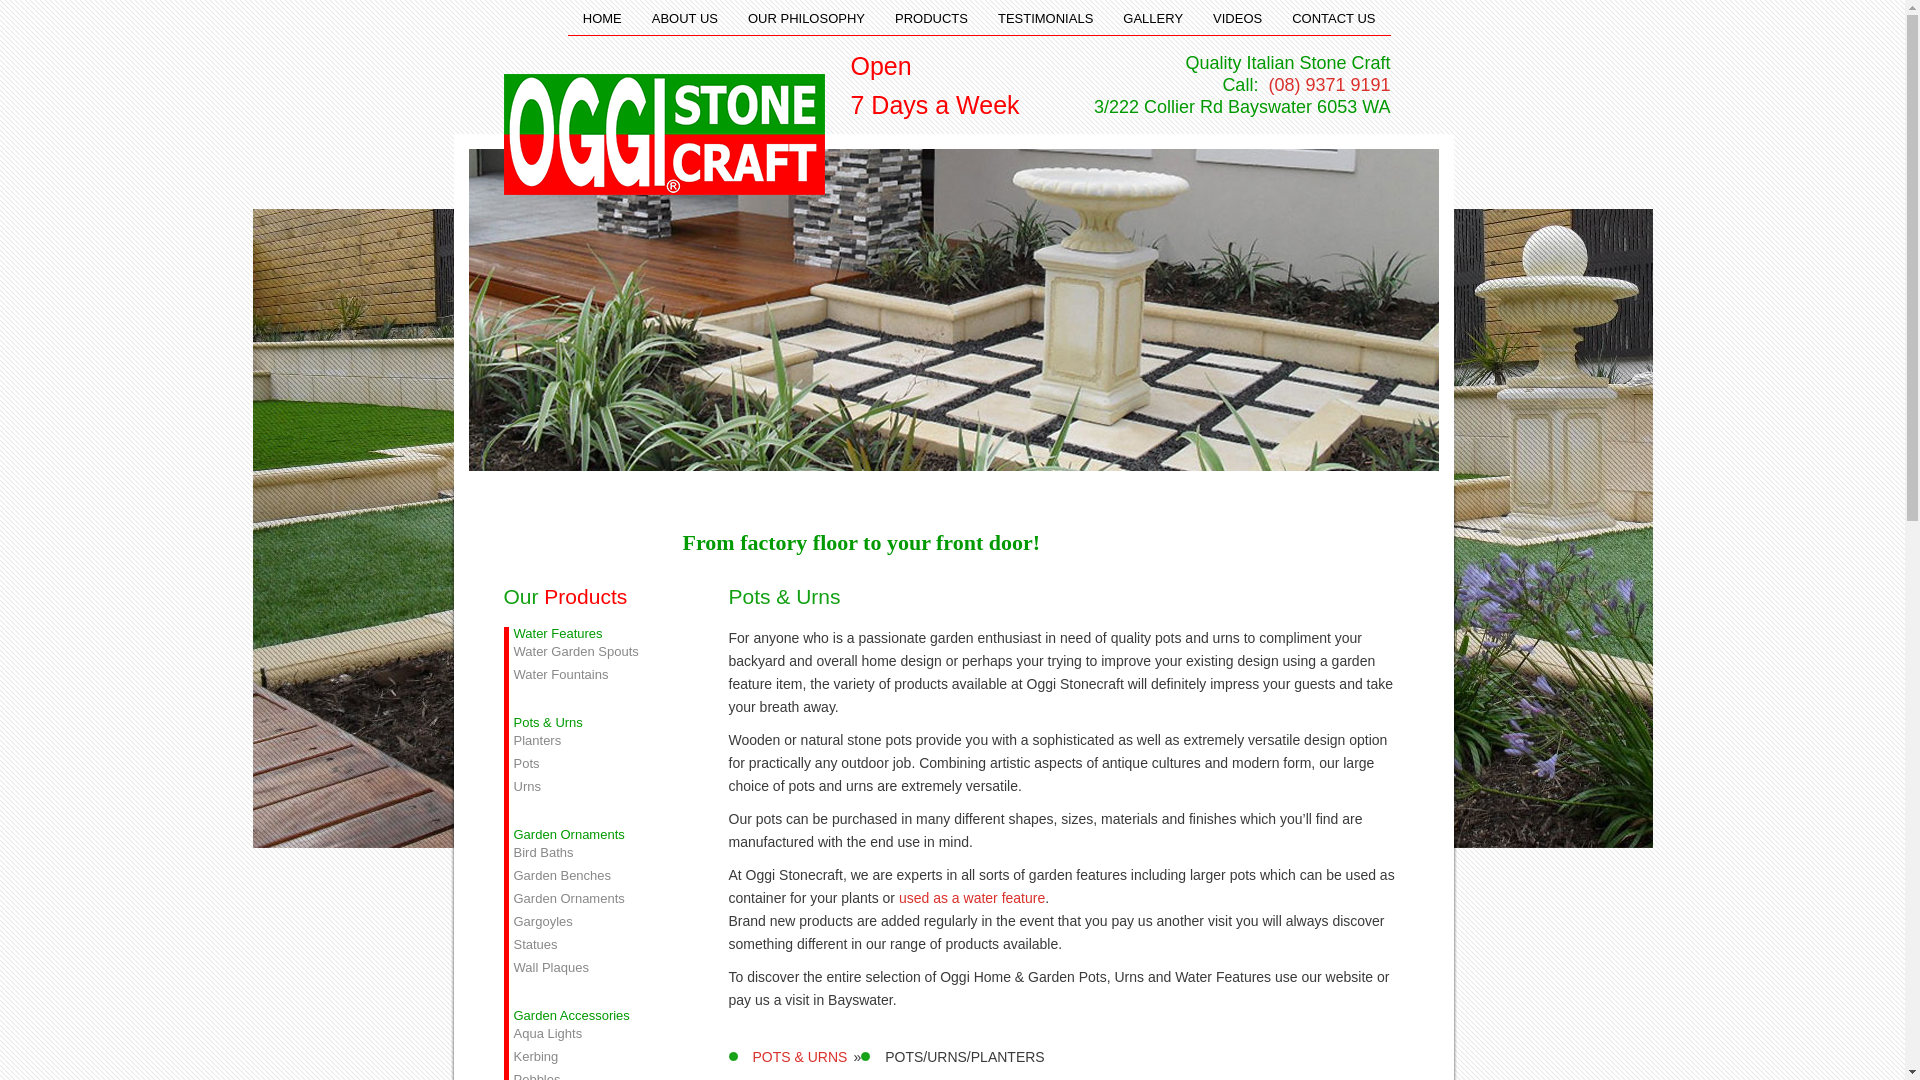  What do you see at coordinates (897, 897) in the screenshot?
I see `'used as a water feature'` at bounding box center [897, 897].